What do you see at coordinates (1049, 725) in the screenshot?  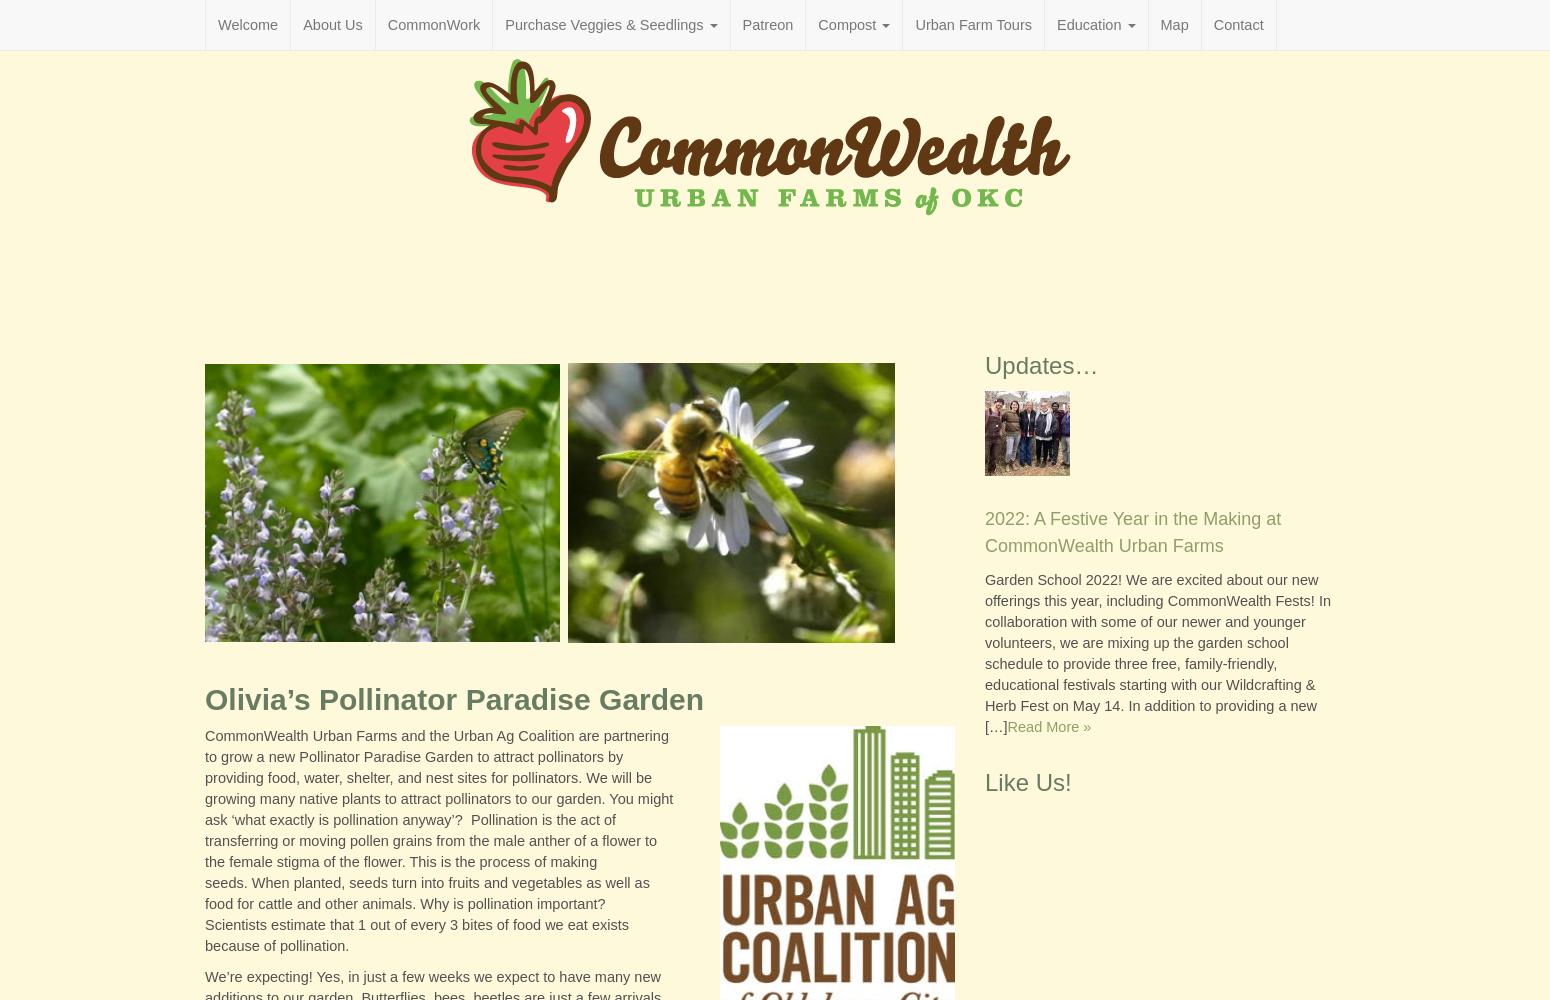 I see `'Read More »'` at bounding box center [1049, 725].